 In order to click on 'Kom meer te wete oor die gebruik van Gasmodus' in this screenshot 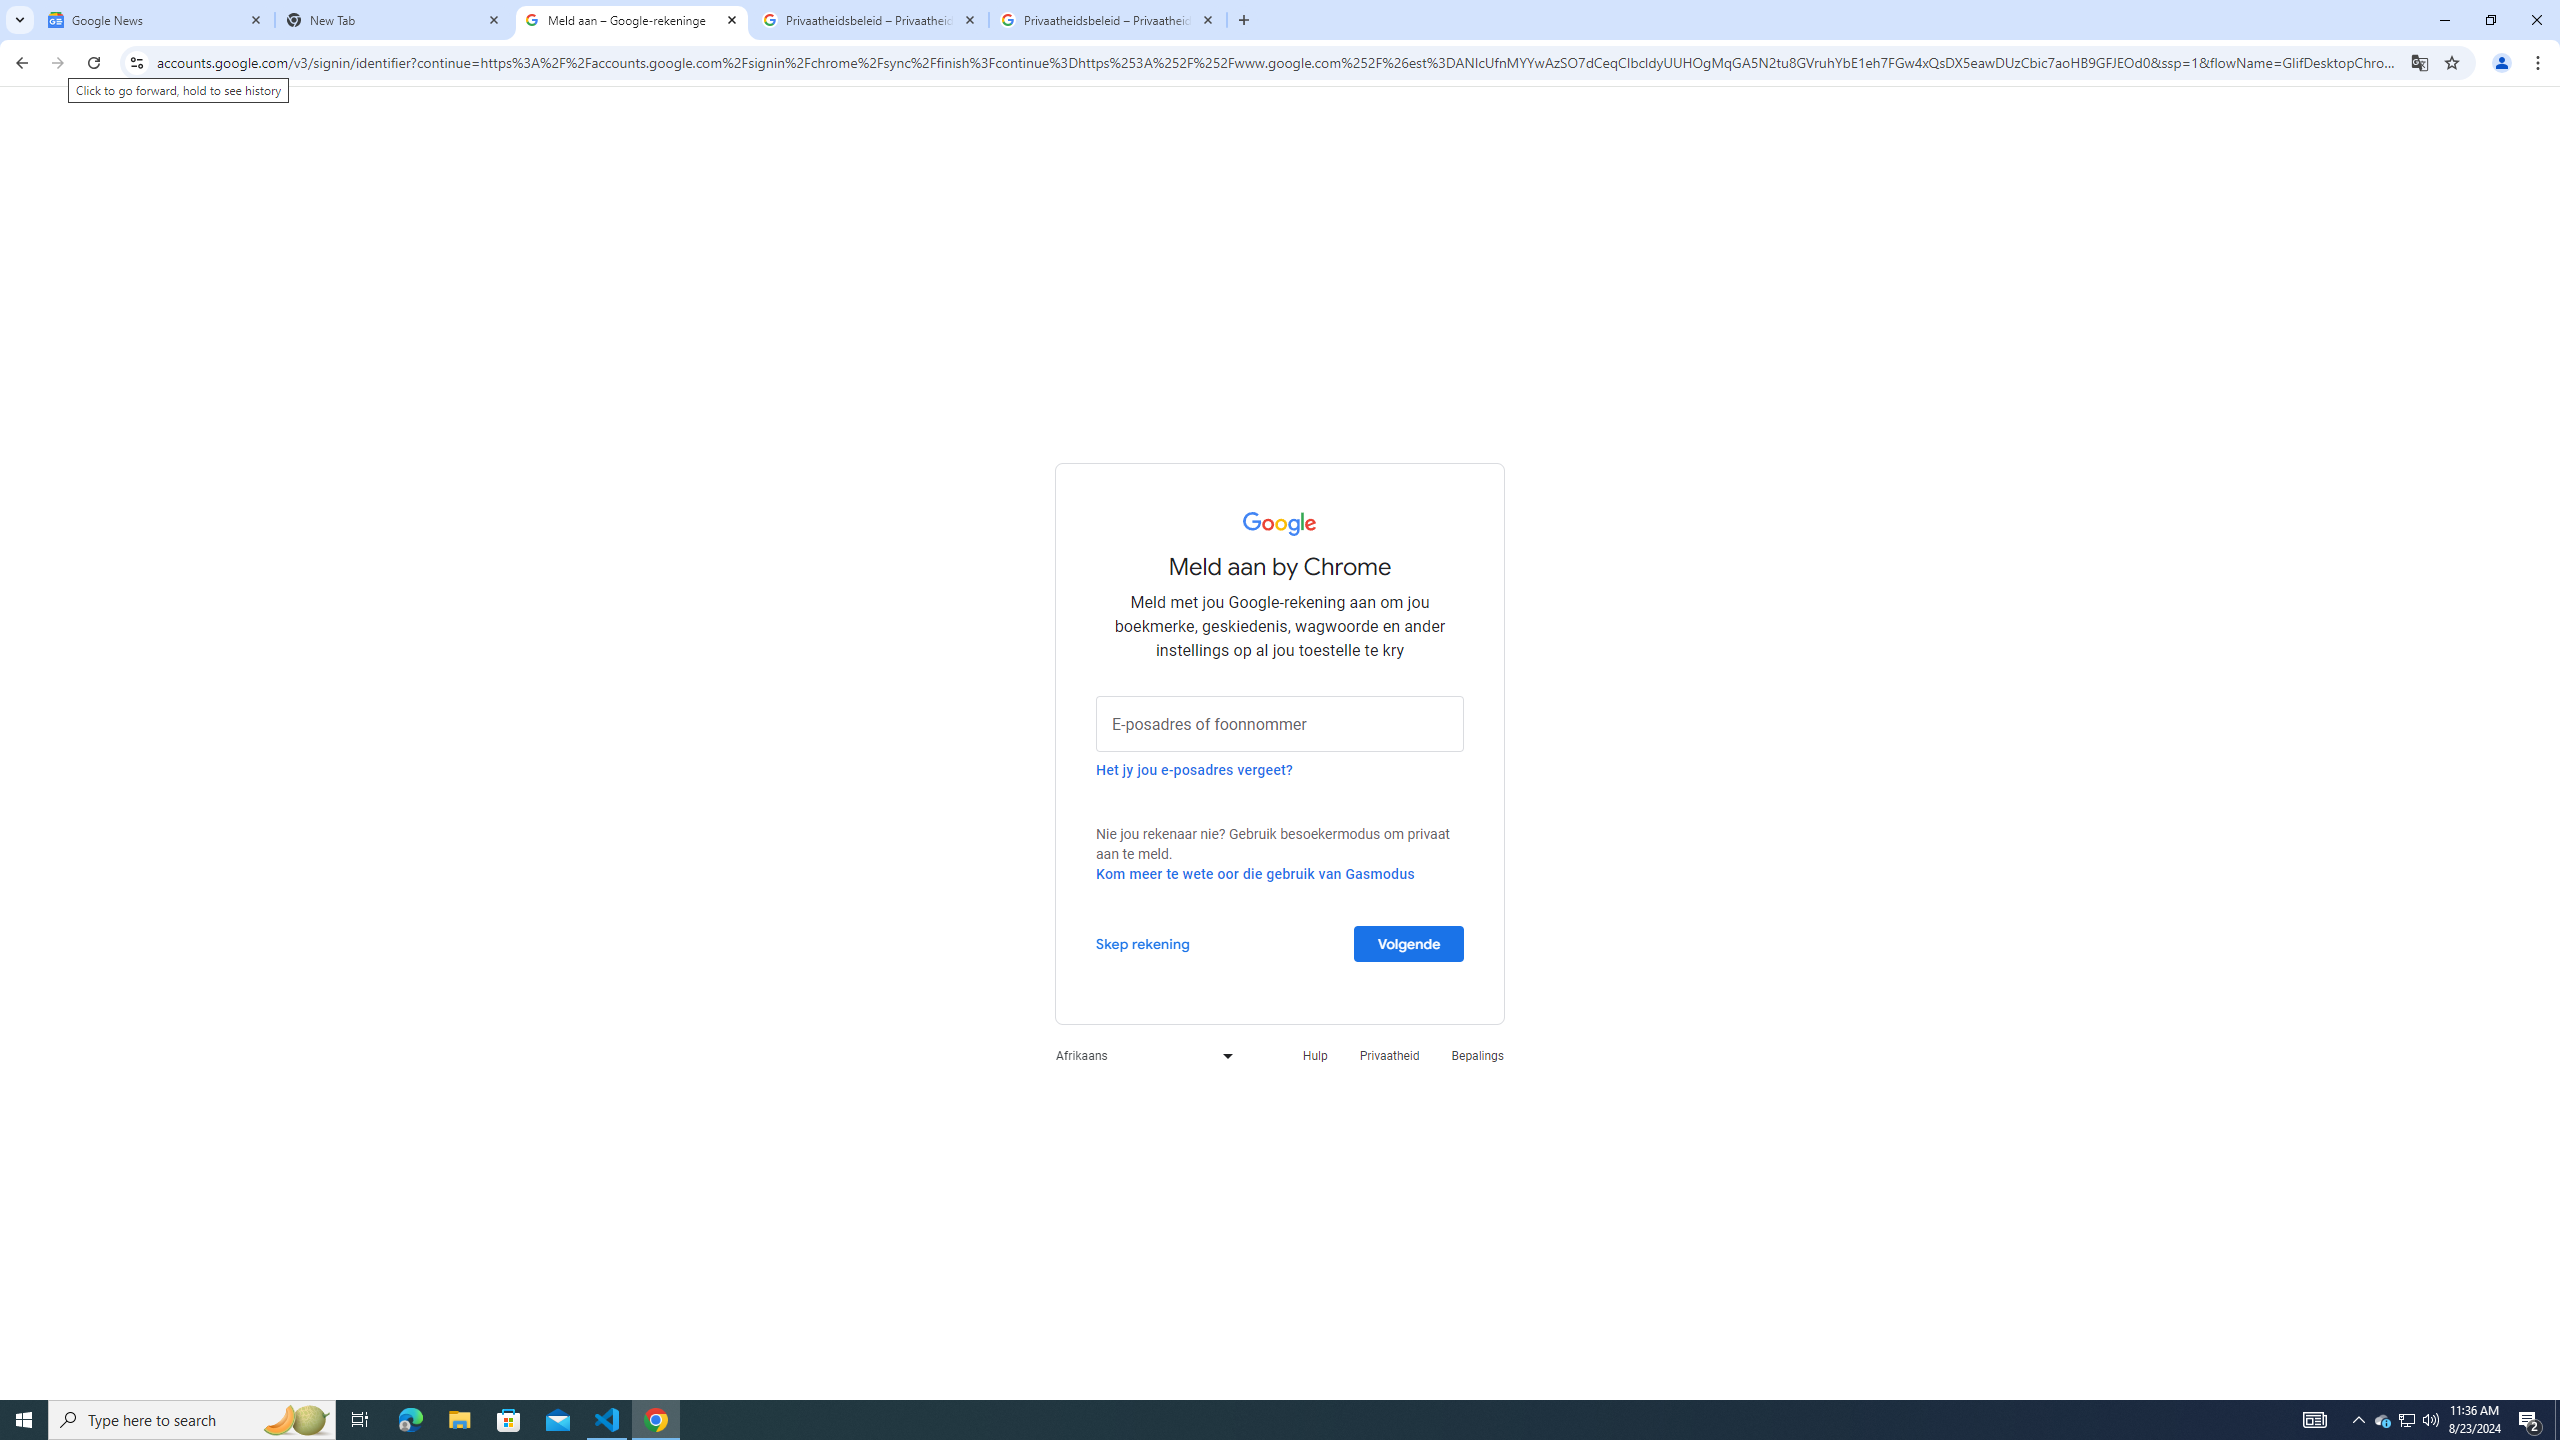, I will do `click(1255, 873)`.